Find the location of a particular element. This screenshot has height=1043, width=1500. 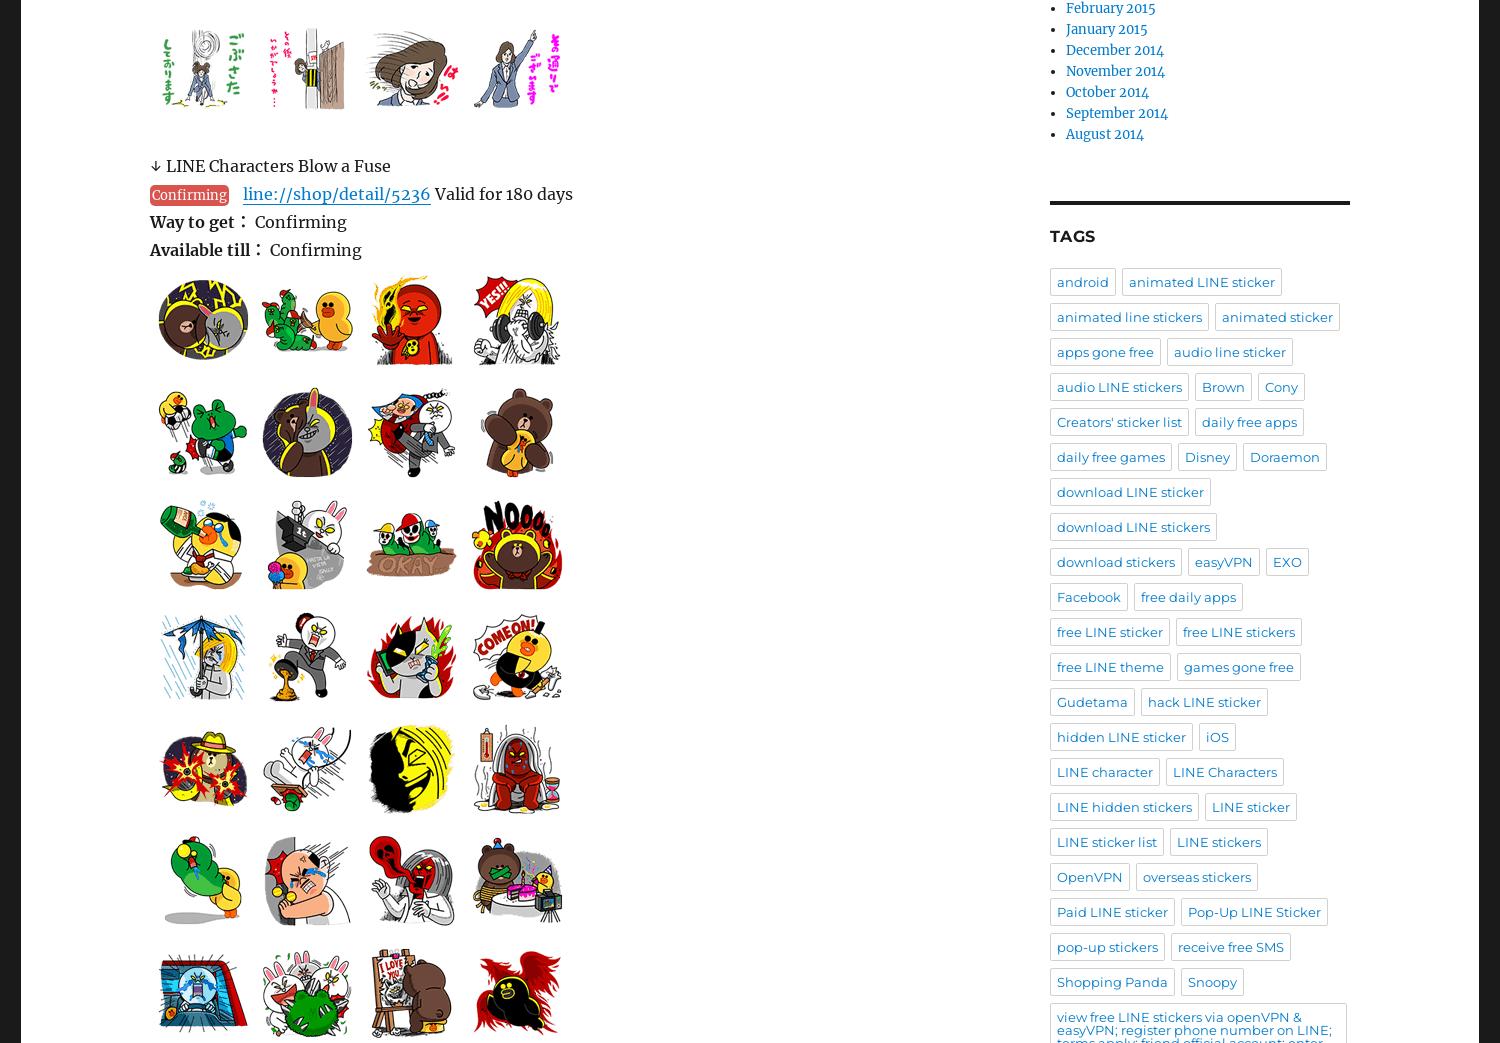

'iOS' is located at coordinates (1216, 736).